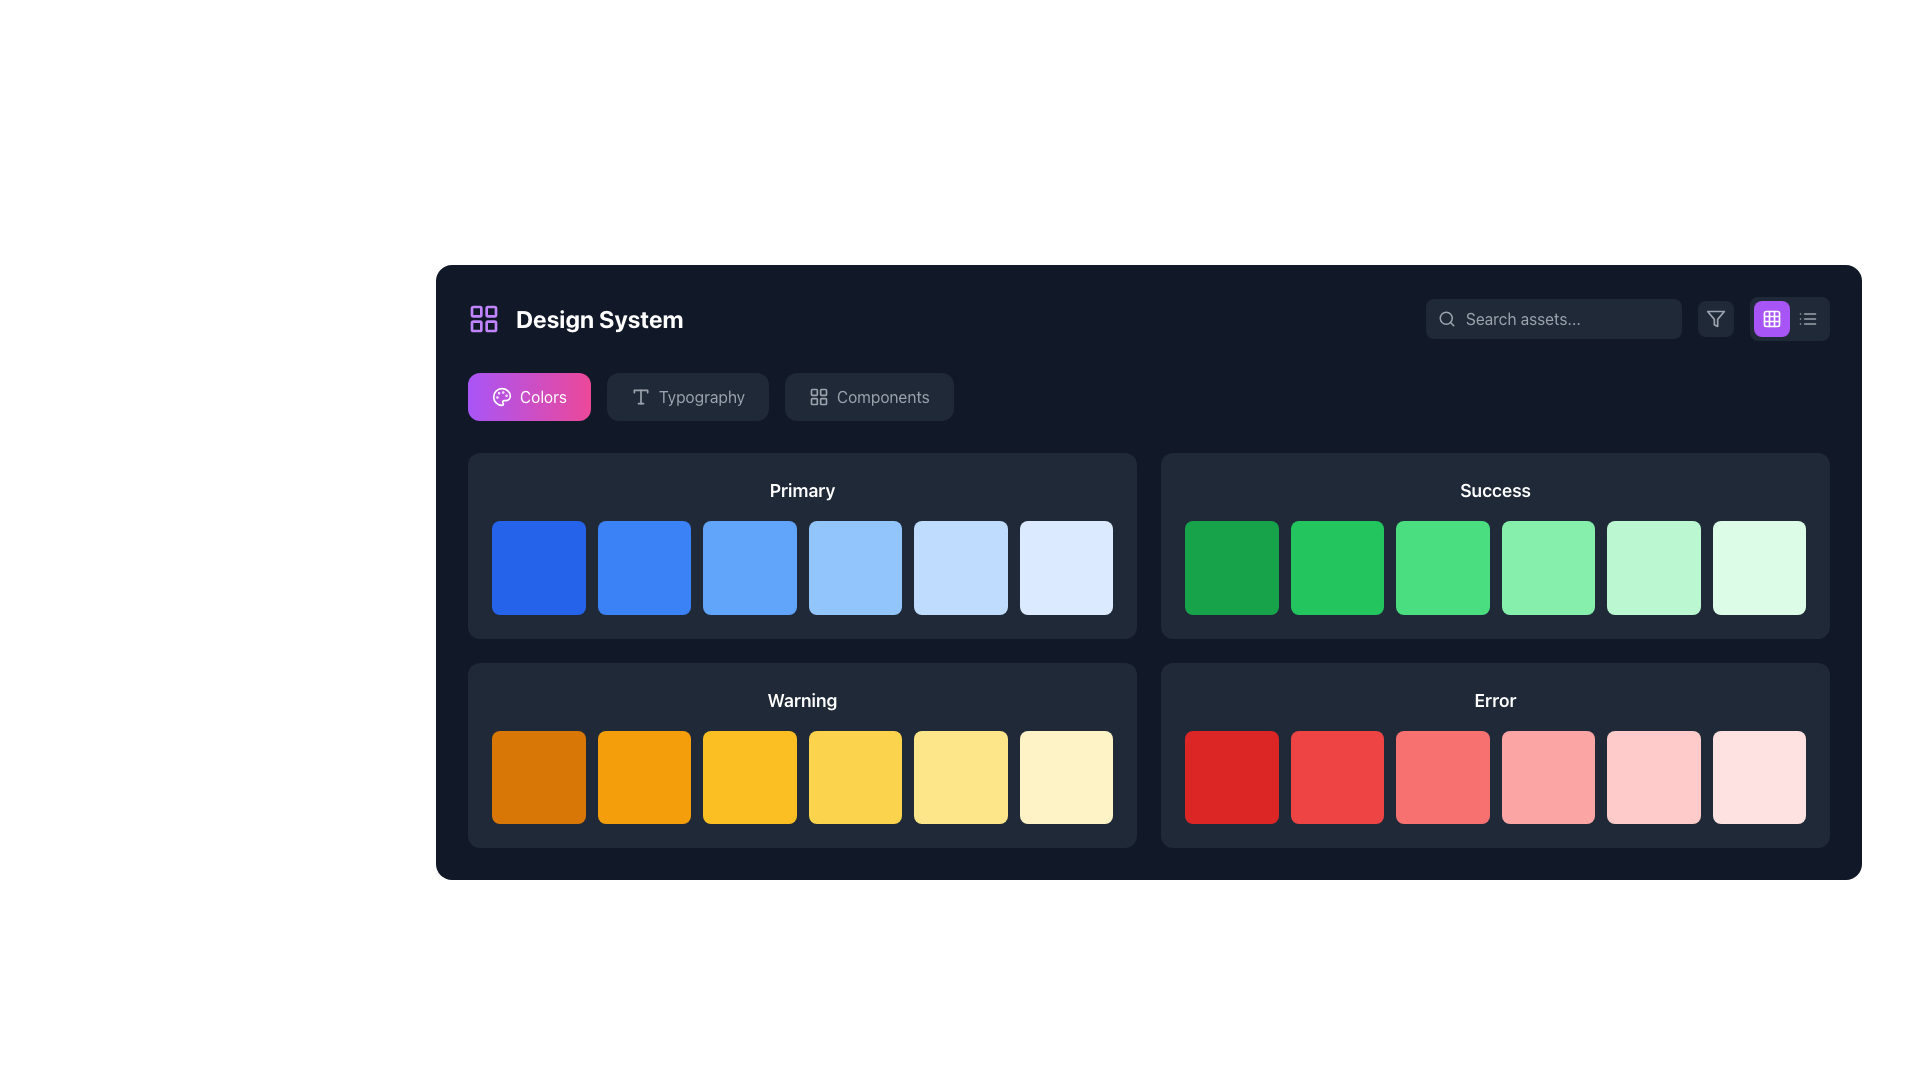 Image resolution: width=1920 pixels, height=1080 pixels. What do you see at coordinates (1442, 776) in the screenshot?
I see `the third color swatch under the 'Error' heading in the 'Colors' section` at bounding box center [1442, 776].